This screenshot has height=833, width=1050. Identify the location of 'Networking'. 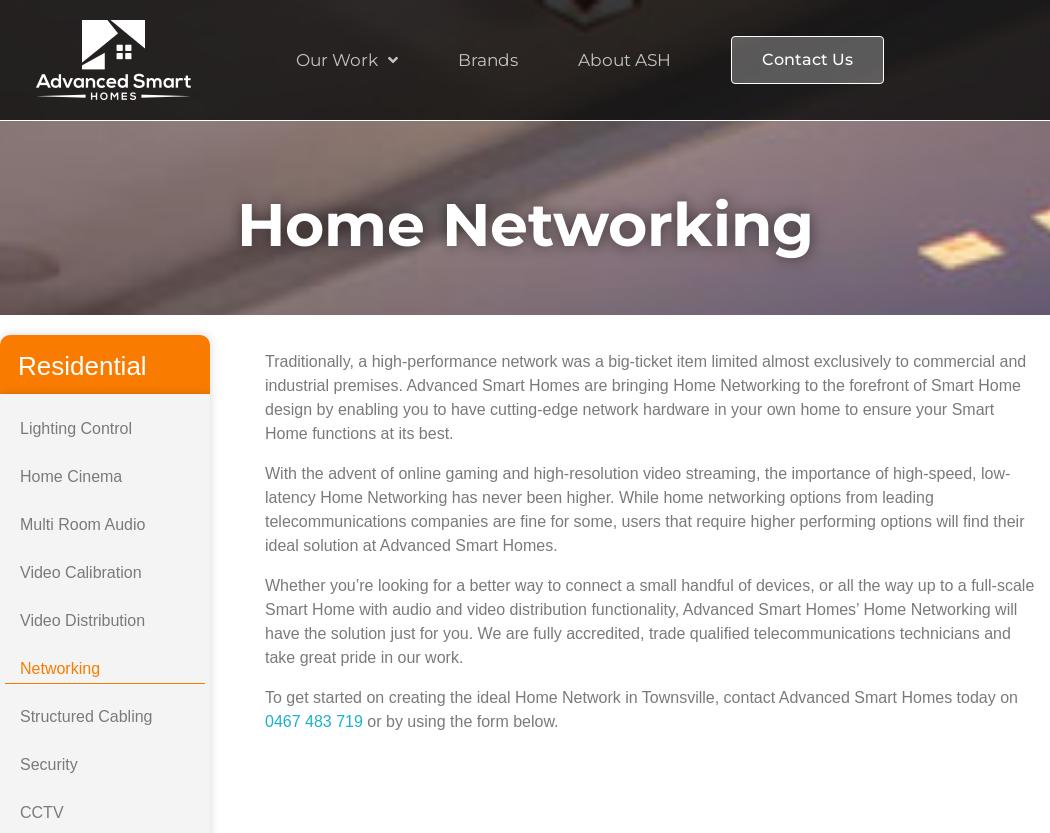
(58, 667).